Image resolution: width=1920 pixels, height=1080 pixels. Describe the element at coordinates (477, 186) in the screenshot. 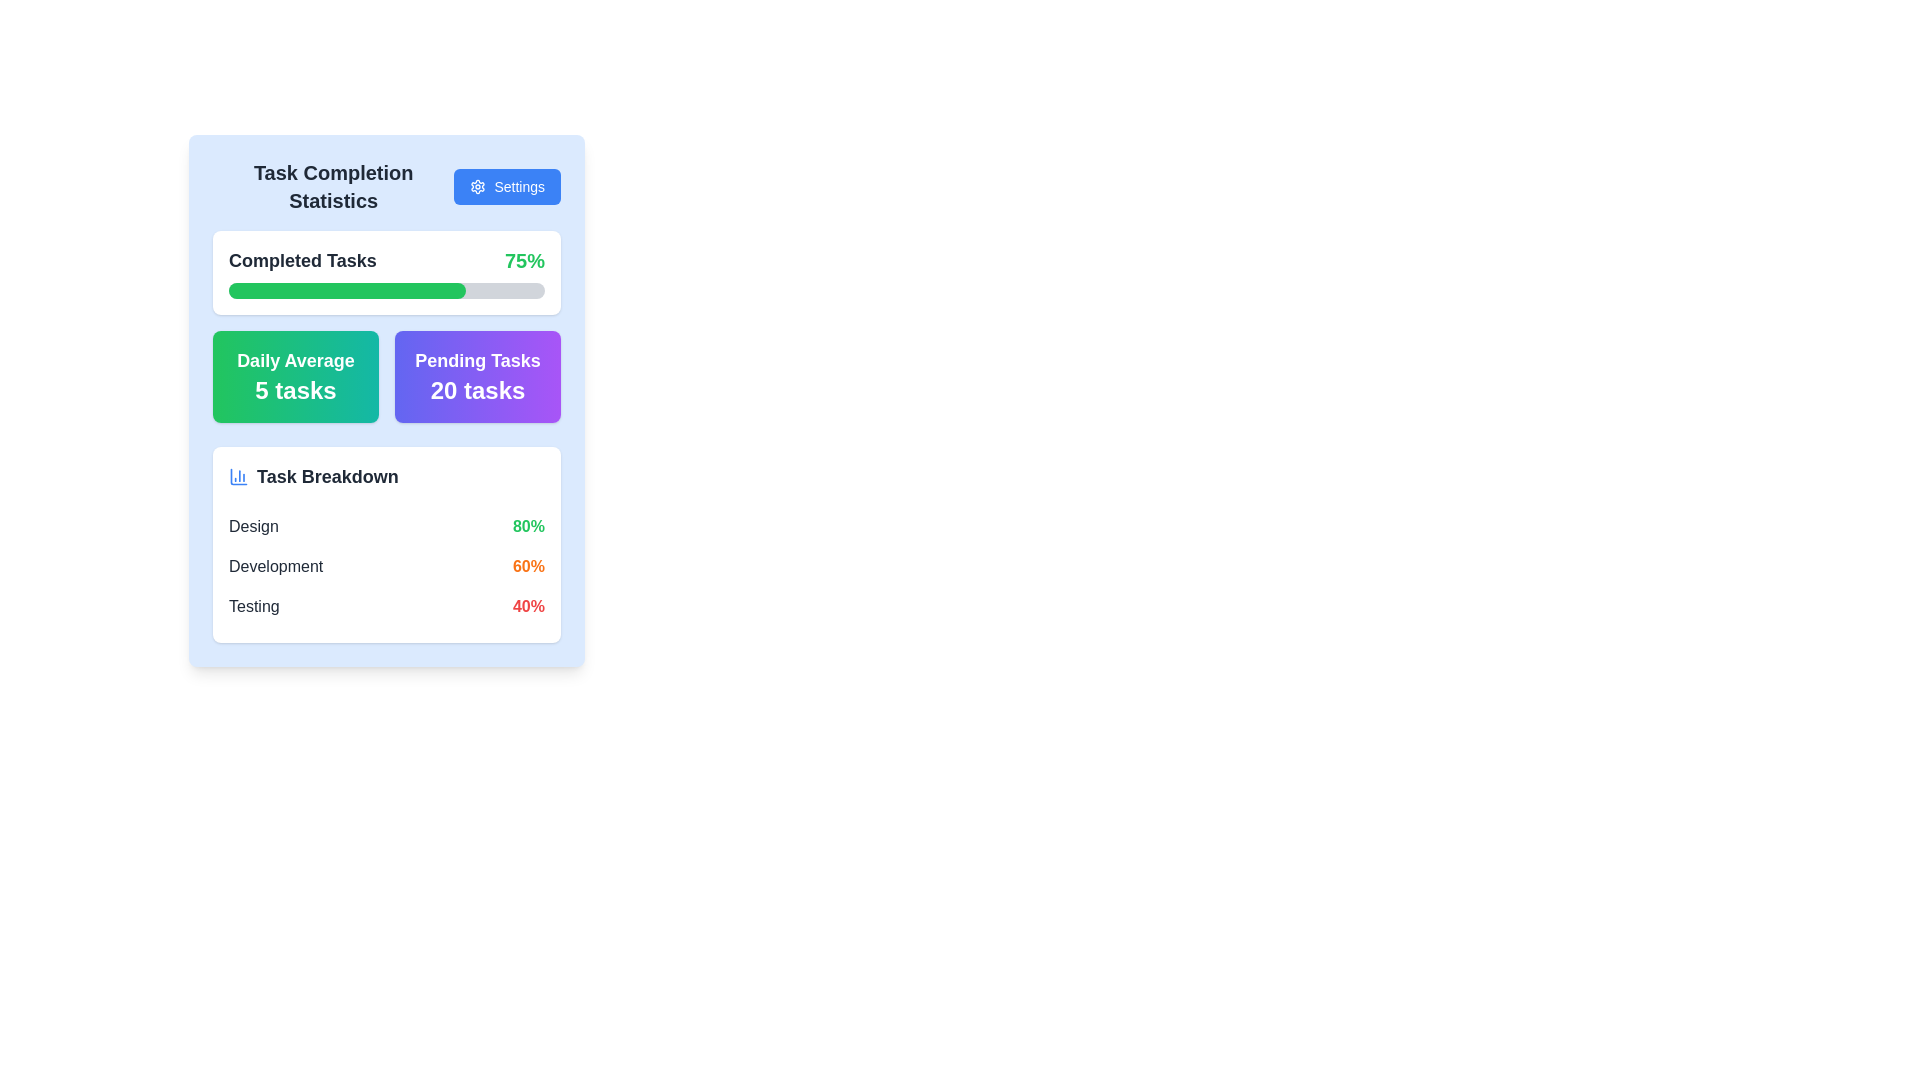

I see `the settings cogwheel icon located at the top-right corner of the card header labeled 'Task Completion Statistics'` at that location.